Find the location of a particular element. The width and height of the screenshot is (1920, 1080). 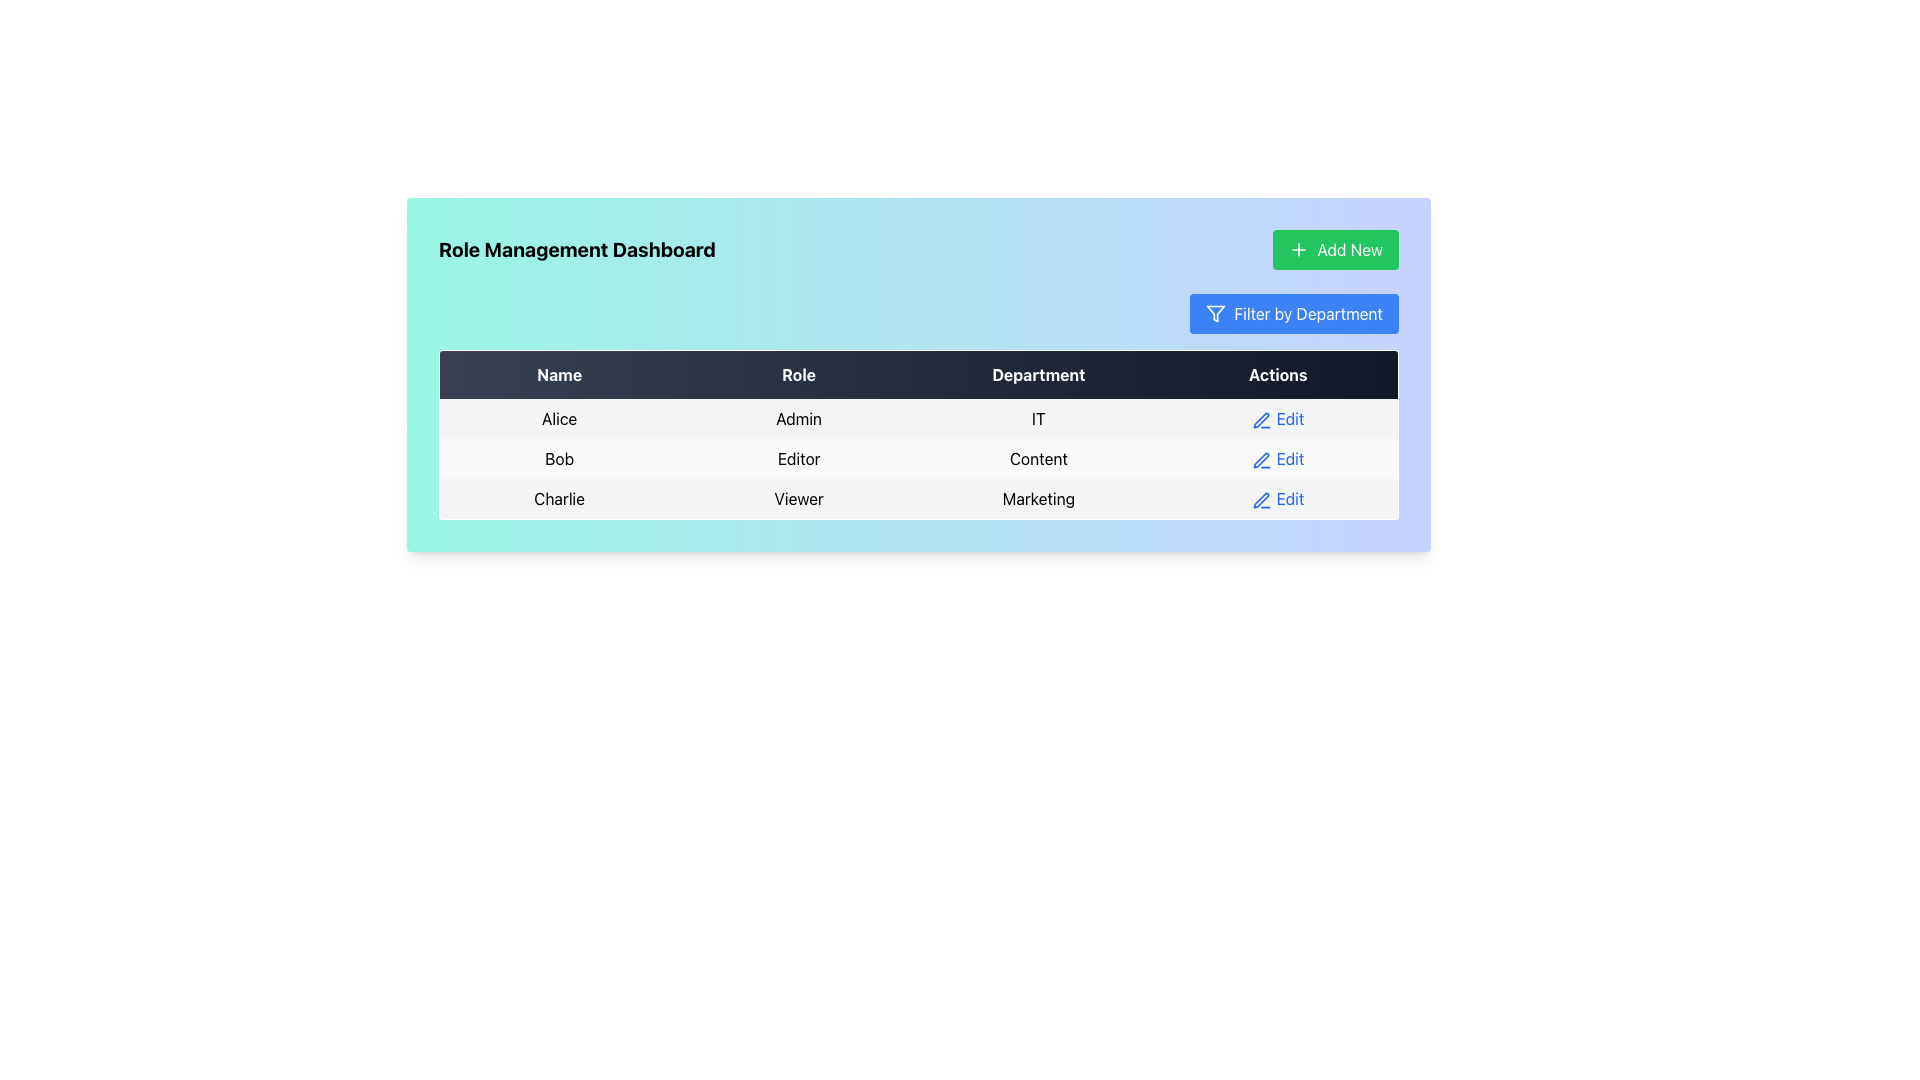

the 'Department' table header cell, which is a dark rectangular label with the bold word 'Department' in white, positioned centrally in the header row of the table. This element is the third column header, located between 'Role' and 'Actions' headers is located at coordinates (1038, 374).